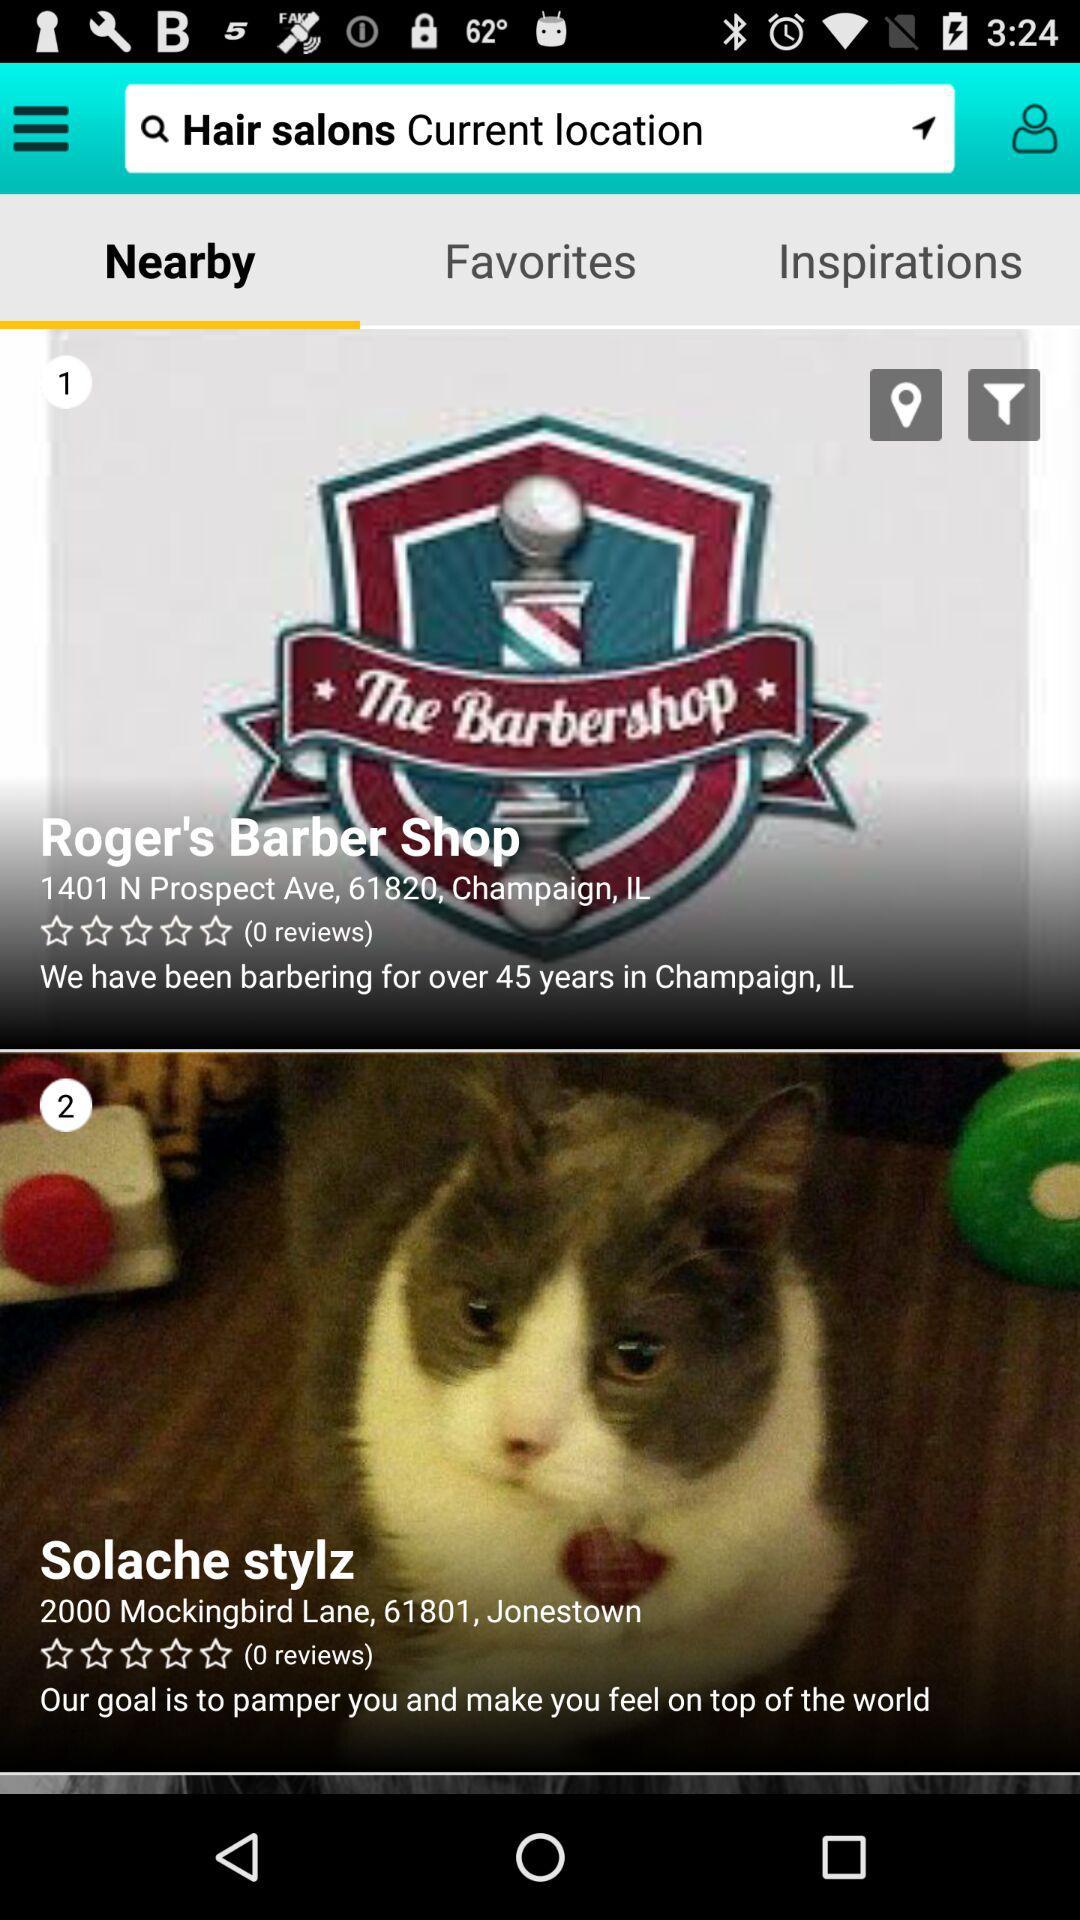 Image resolution: width=1080 pixels, height=1920 pixels. Describe the element at coordinates (540, 835) in the screenshot. I see `the roger s barber` at that location.